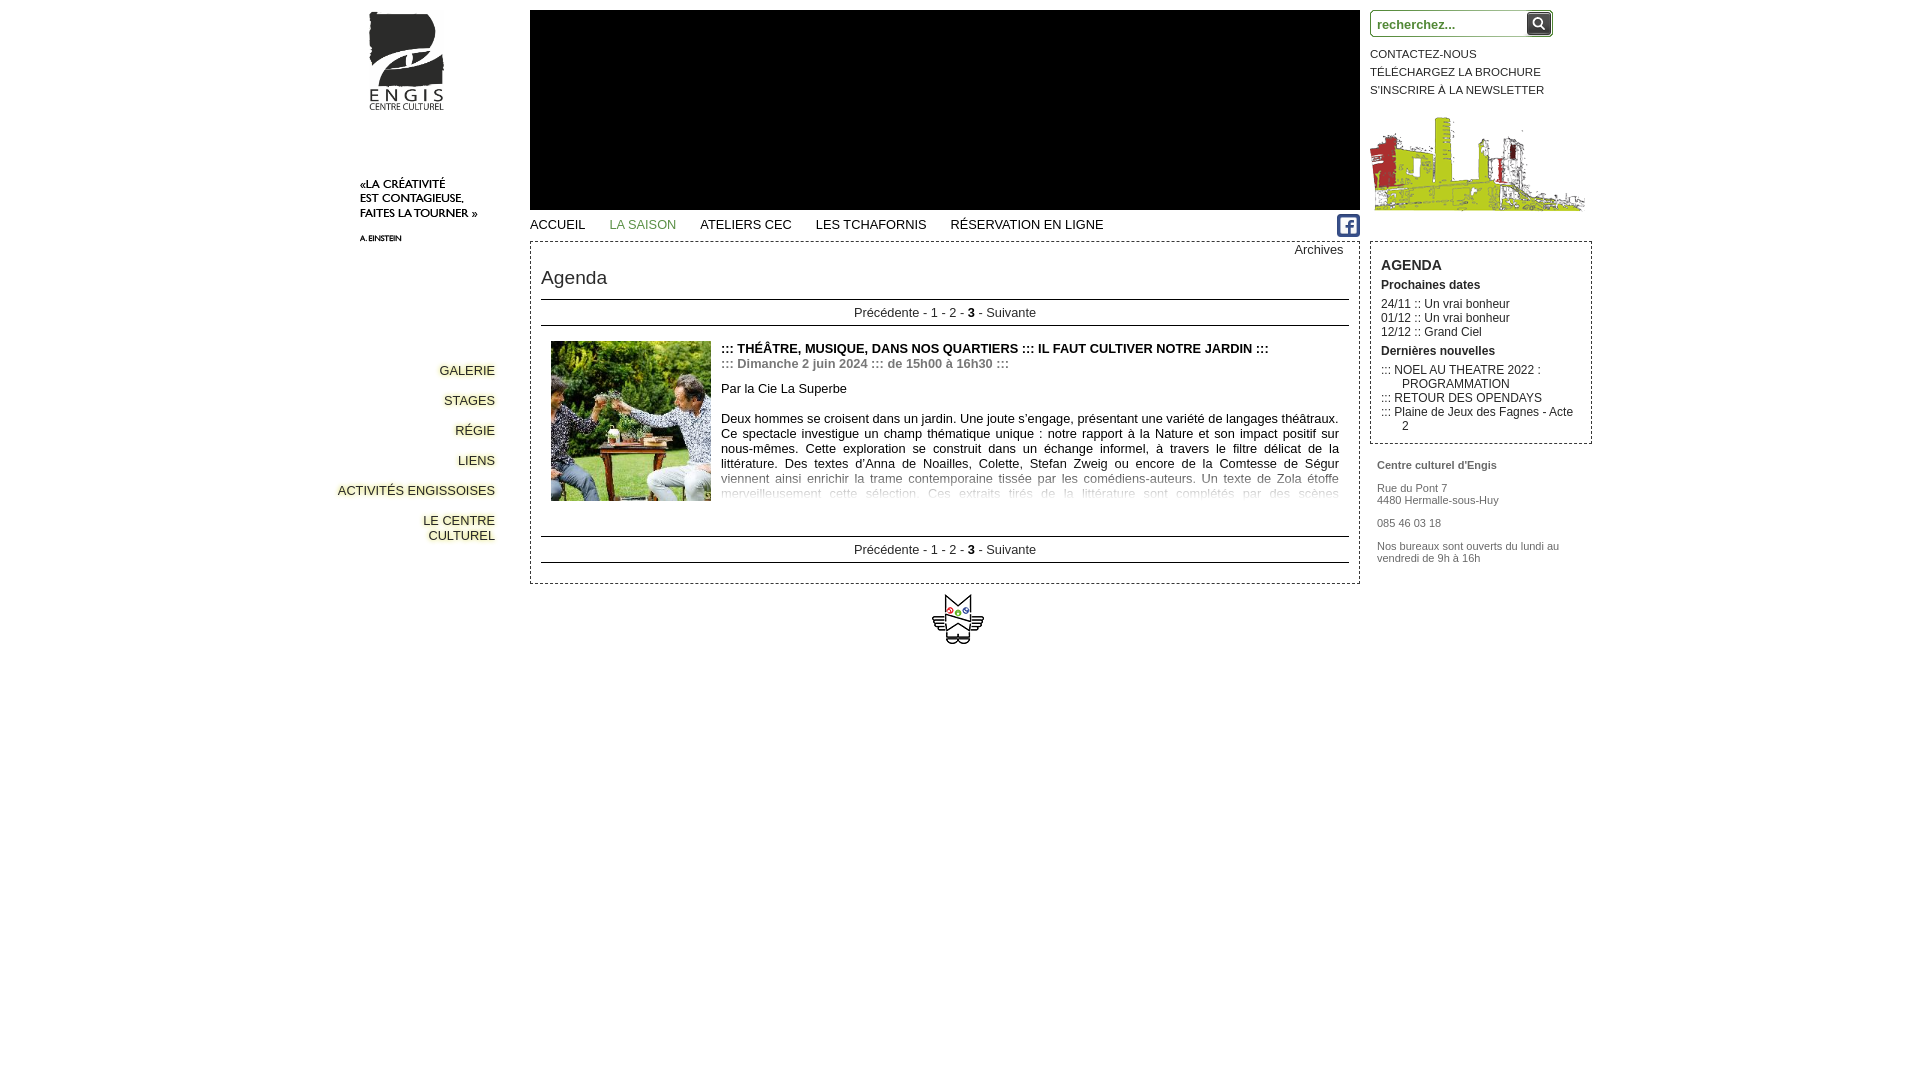 This screenshot has height=1080, width=1920. I want to click on 'Archives', so click(1319, 248).